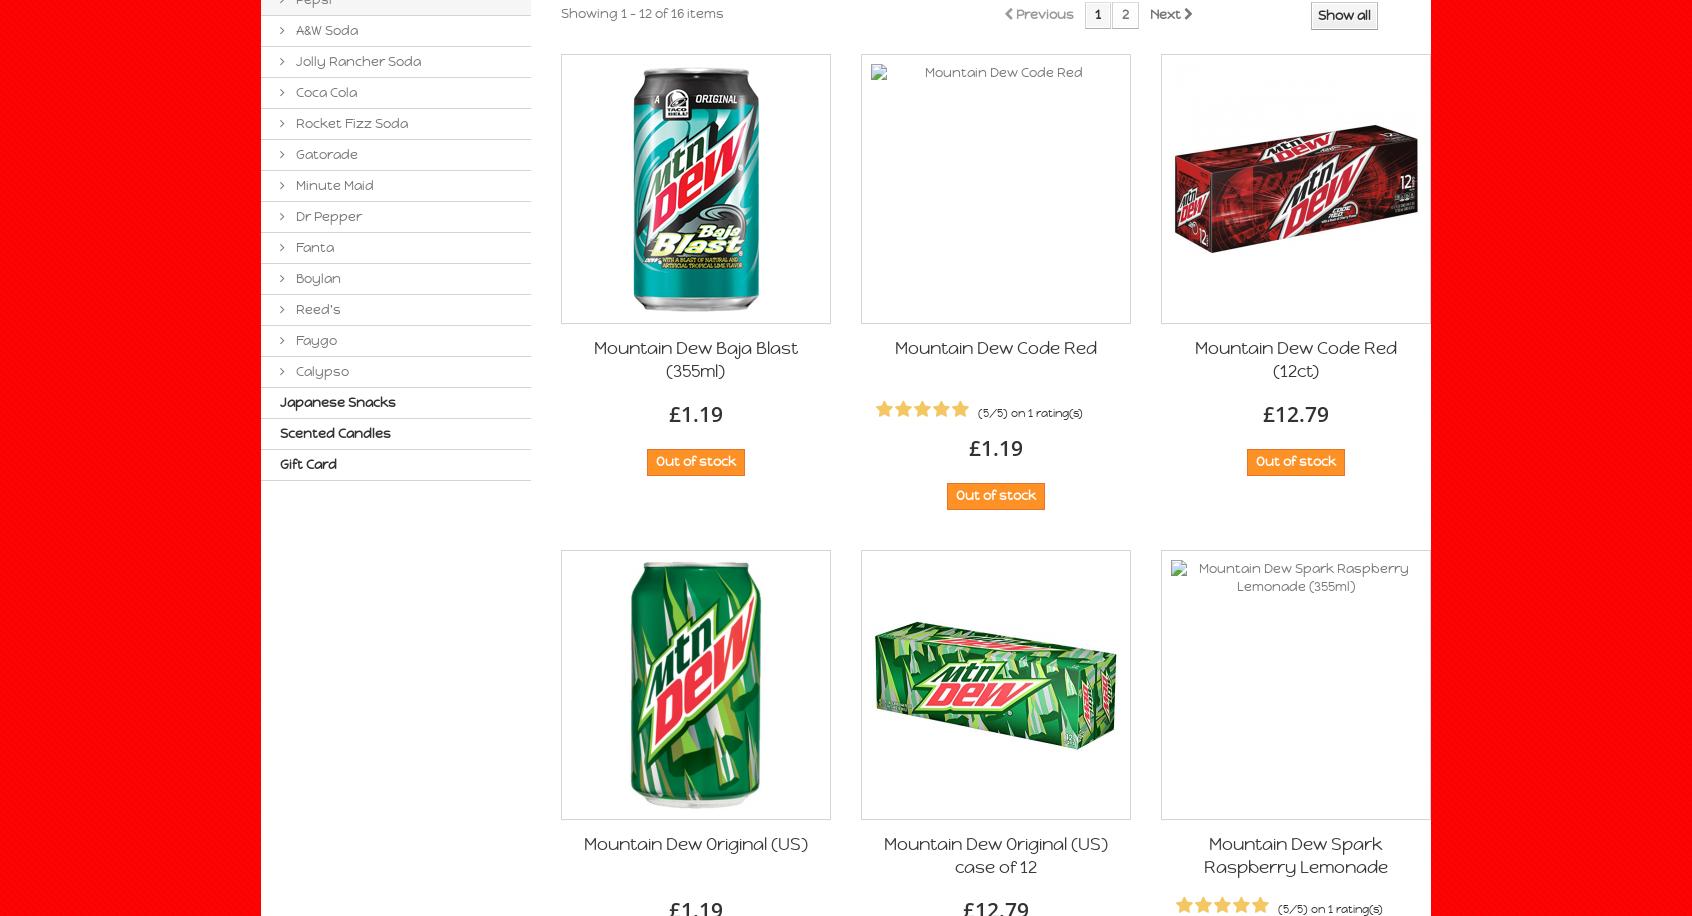 The height and width of the screenshot is (916, 1692). Describe the element at coordinates (332, 184) in the screenshot. I see `'Minute Maid'` at that location.